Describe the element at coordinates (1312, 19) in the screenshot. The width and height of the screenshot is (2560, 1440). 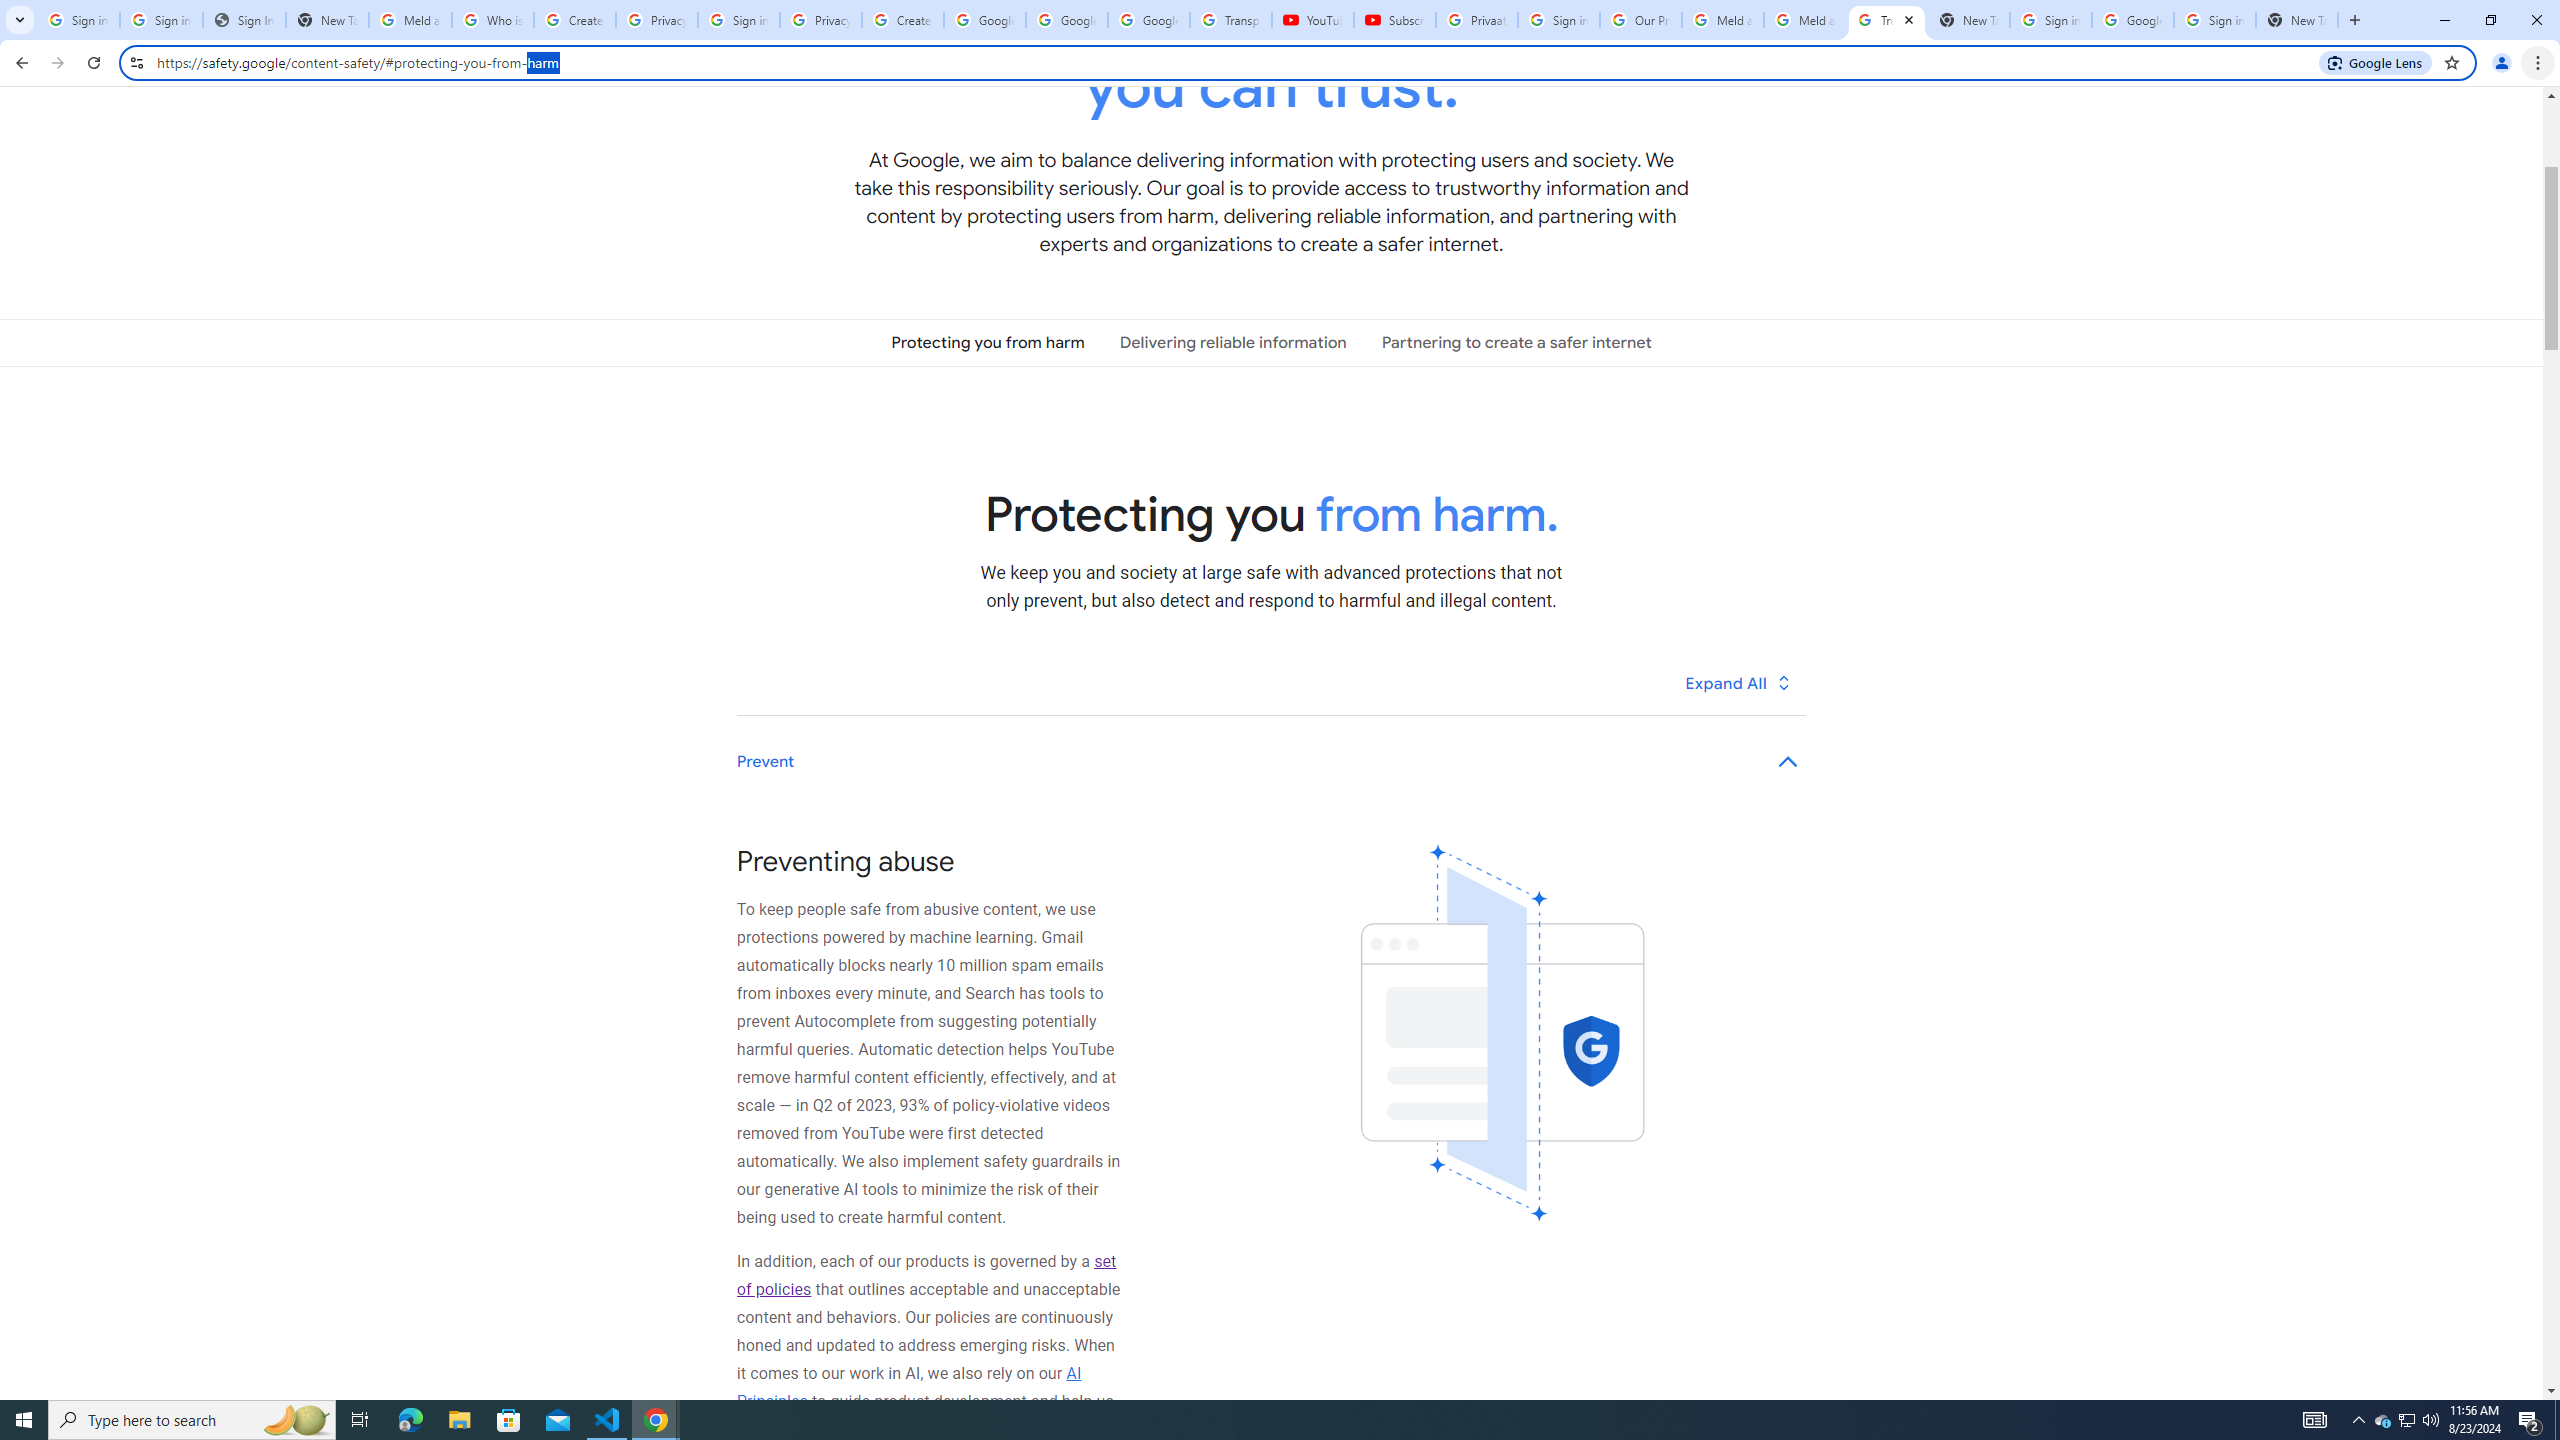
I see `'YouTube'` at that location.